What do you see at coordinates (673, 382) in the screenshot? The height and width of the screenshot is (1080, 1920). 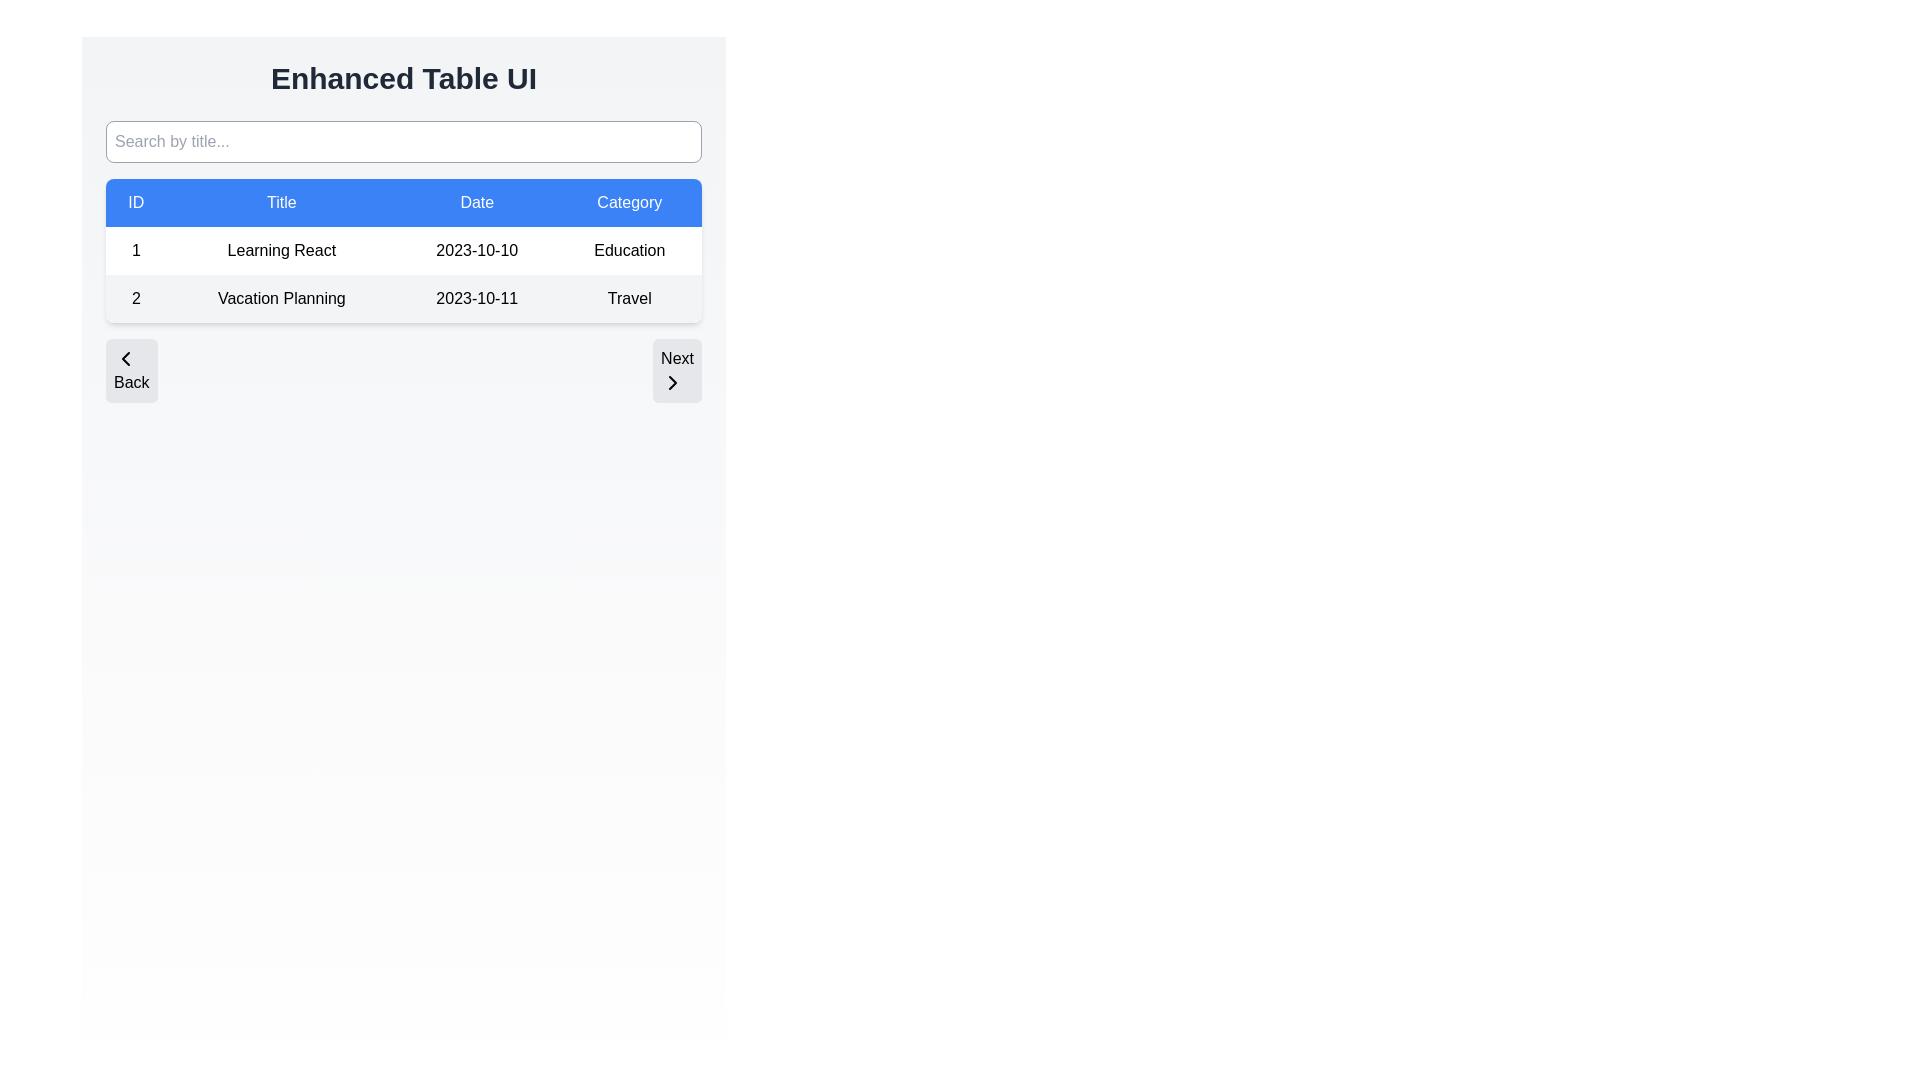 I see `the 'Next' button, which contains a graphic icon for forward navigation, located in the bottom-right section of the interface` at bounding box center [673, 382].